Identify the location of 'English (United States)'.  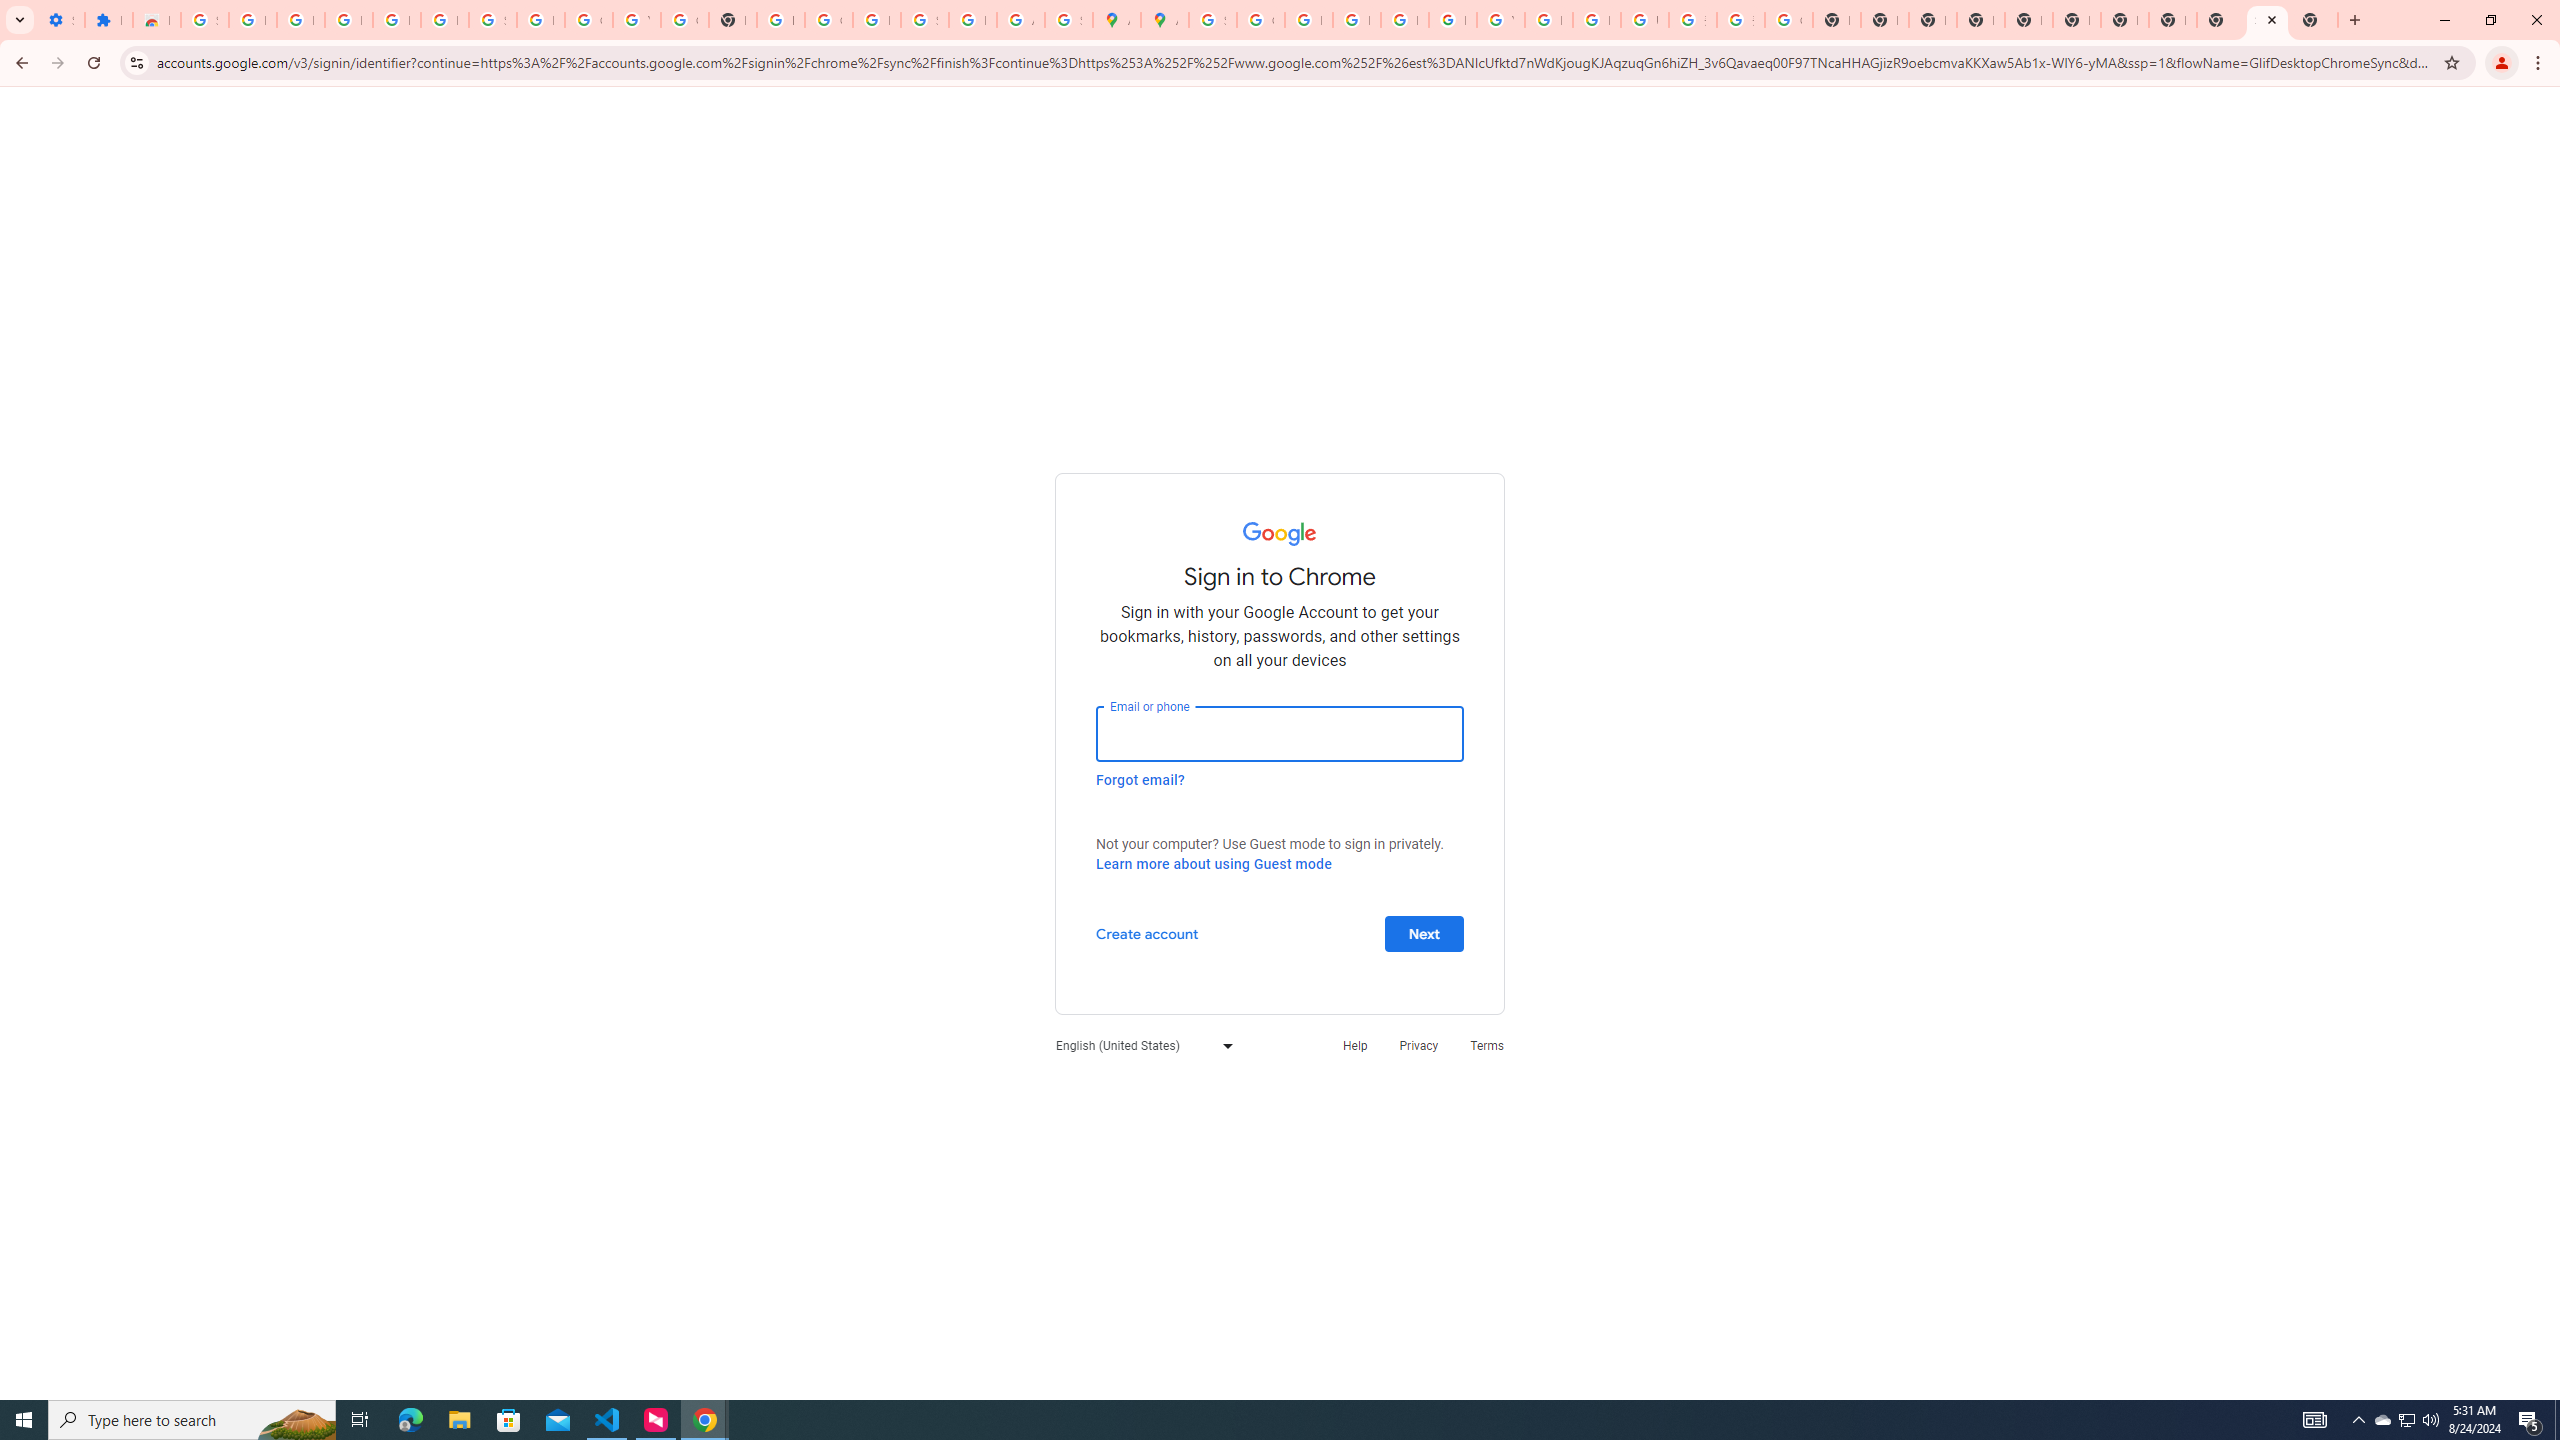
(1138, 1045).